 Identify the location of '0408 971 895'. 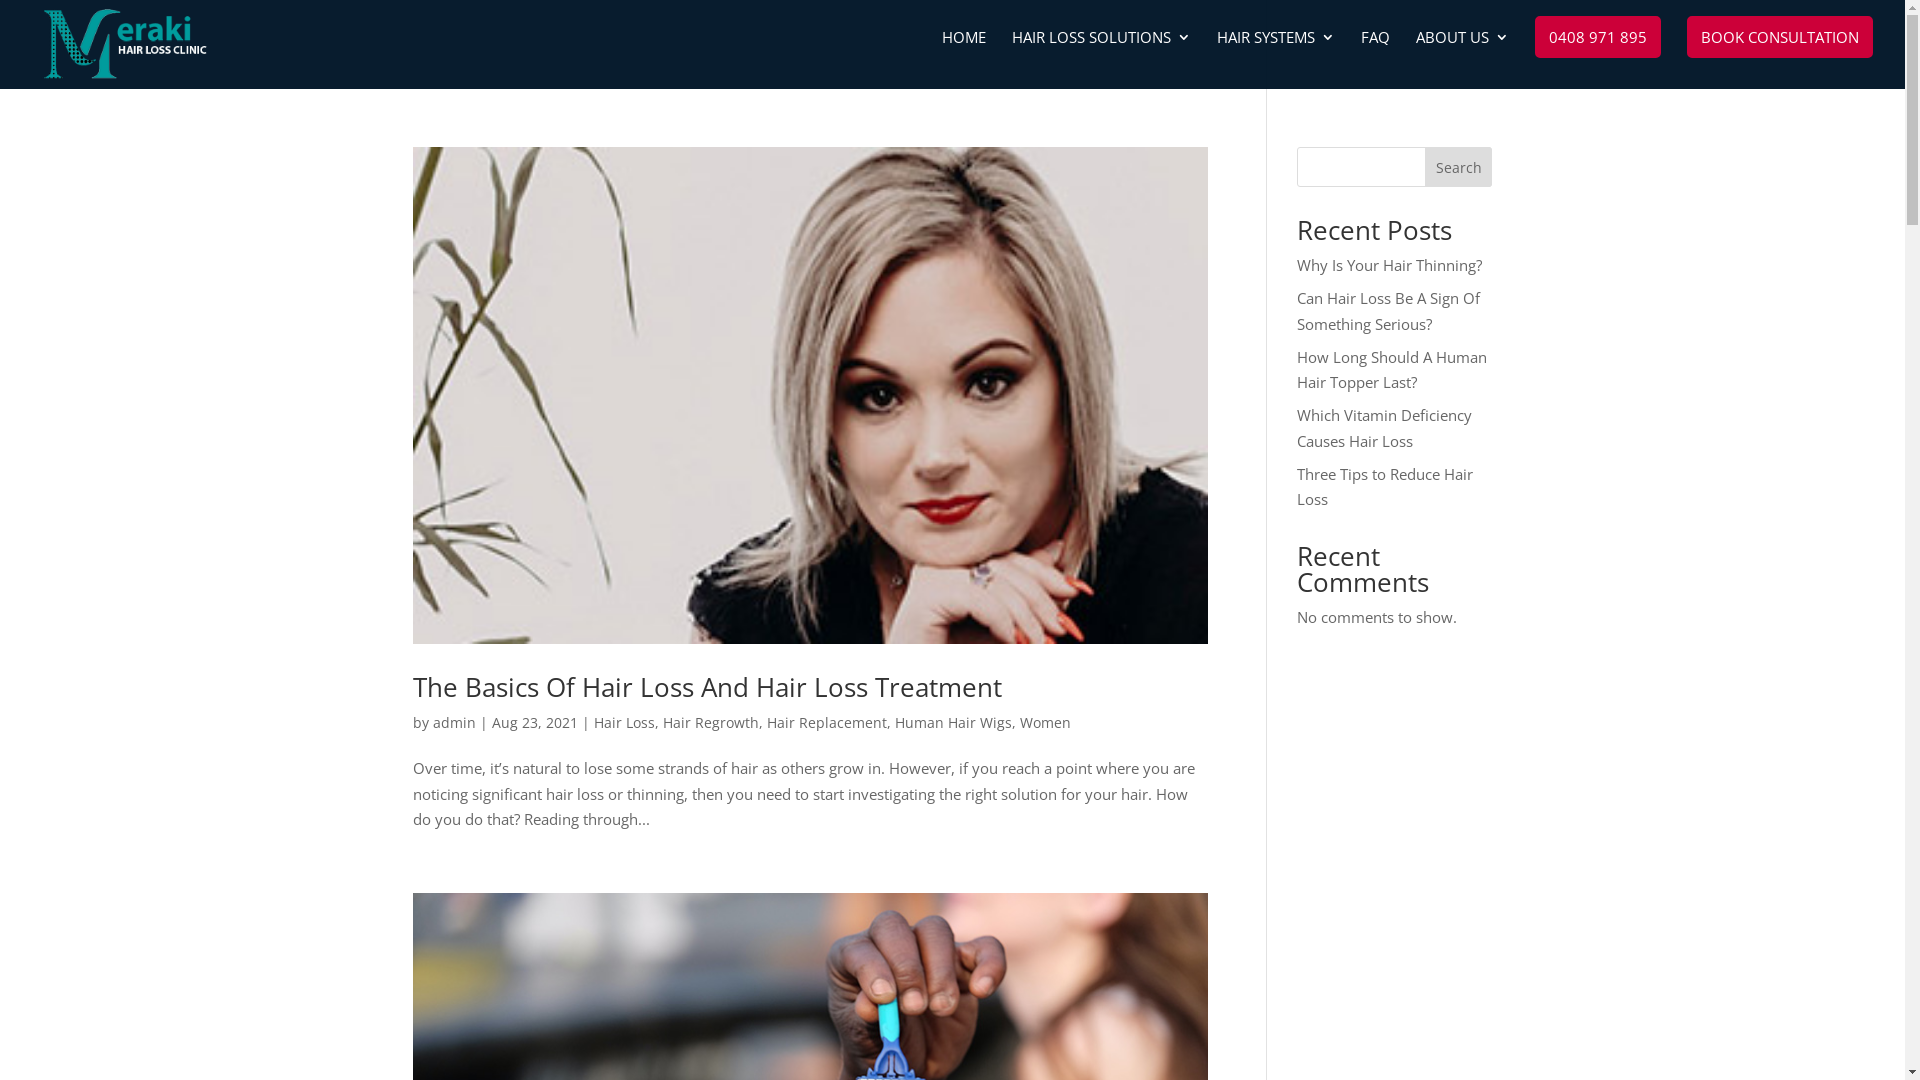
(1534, 37).